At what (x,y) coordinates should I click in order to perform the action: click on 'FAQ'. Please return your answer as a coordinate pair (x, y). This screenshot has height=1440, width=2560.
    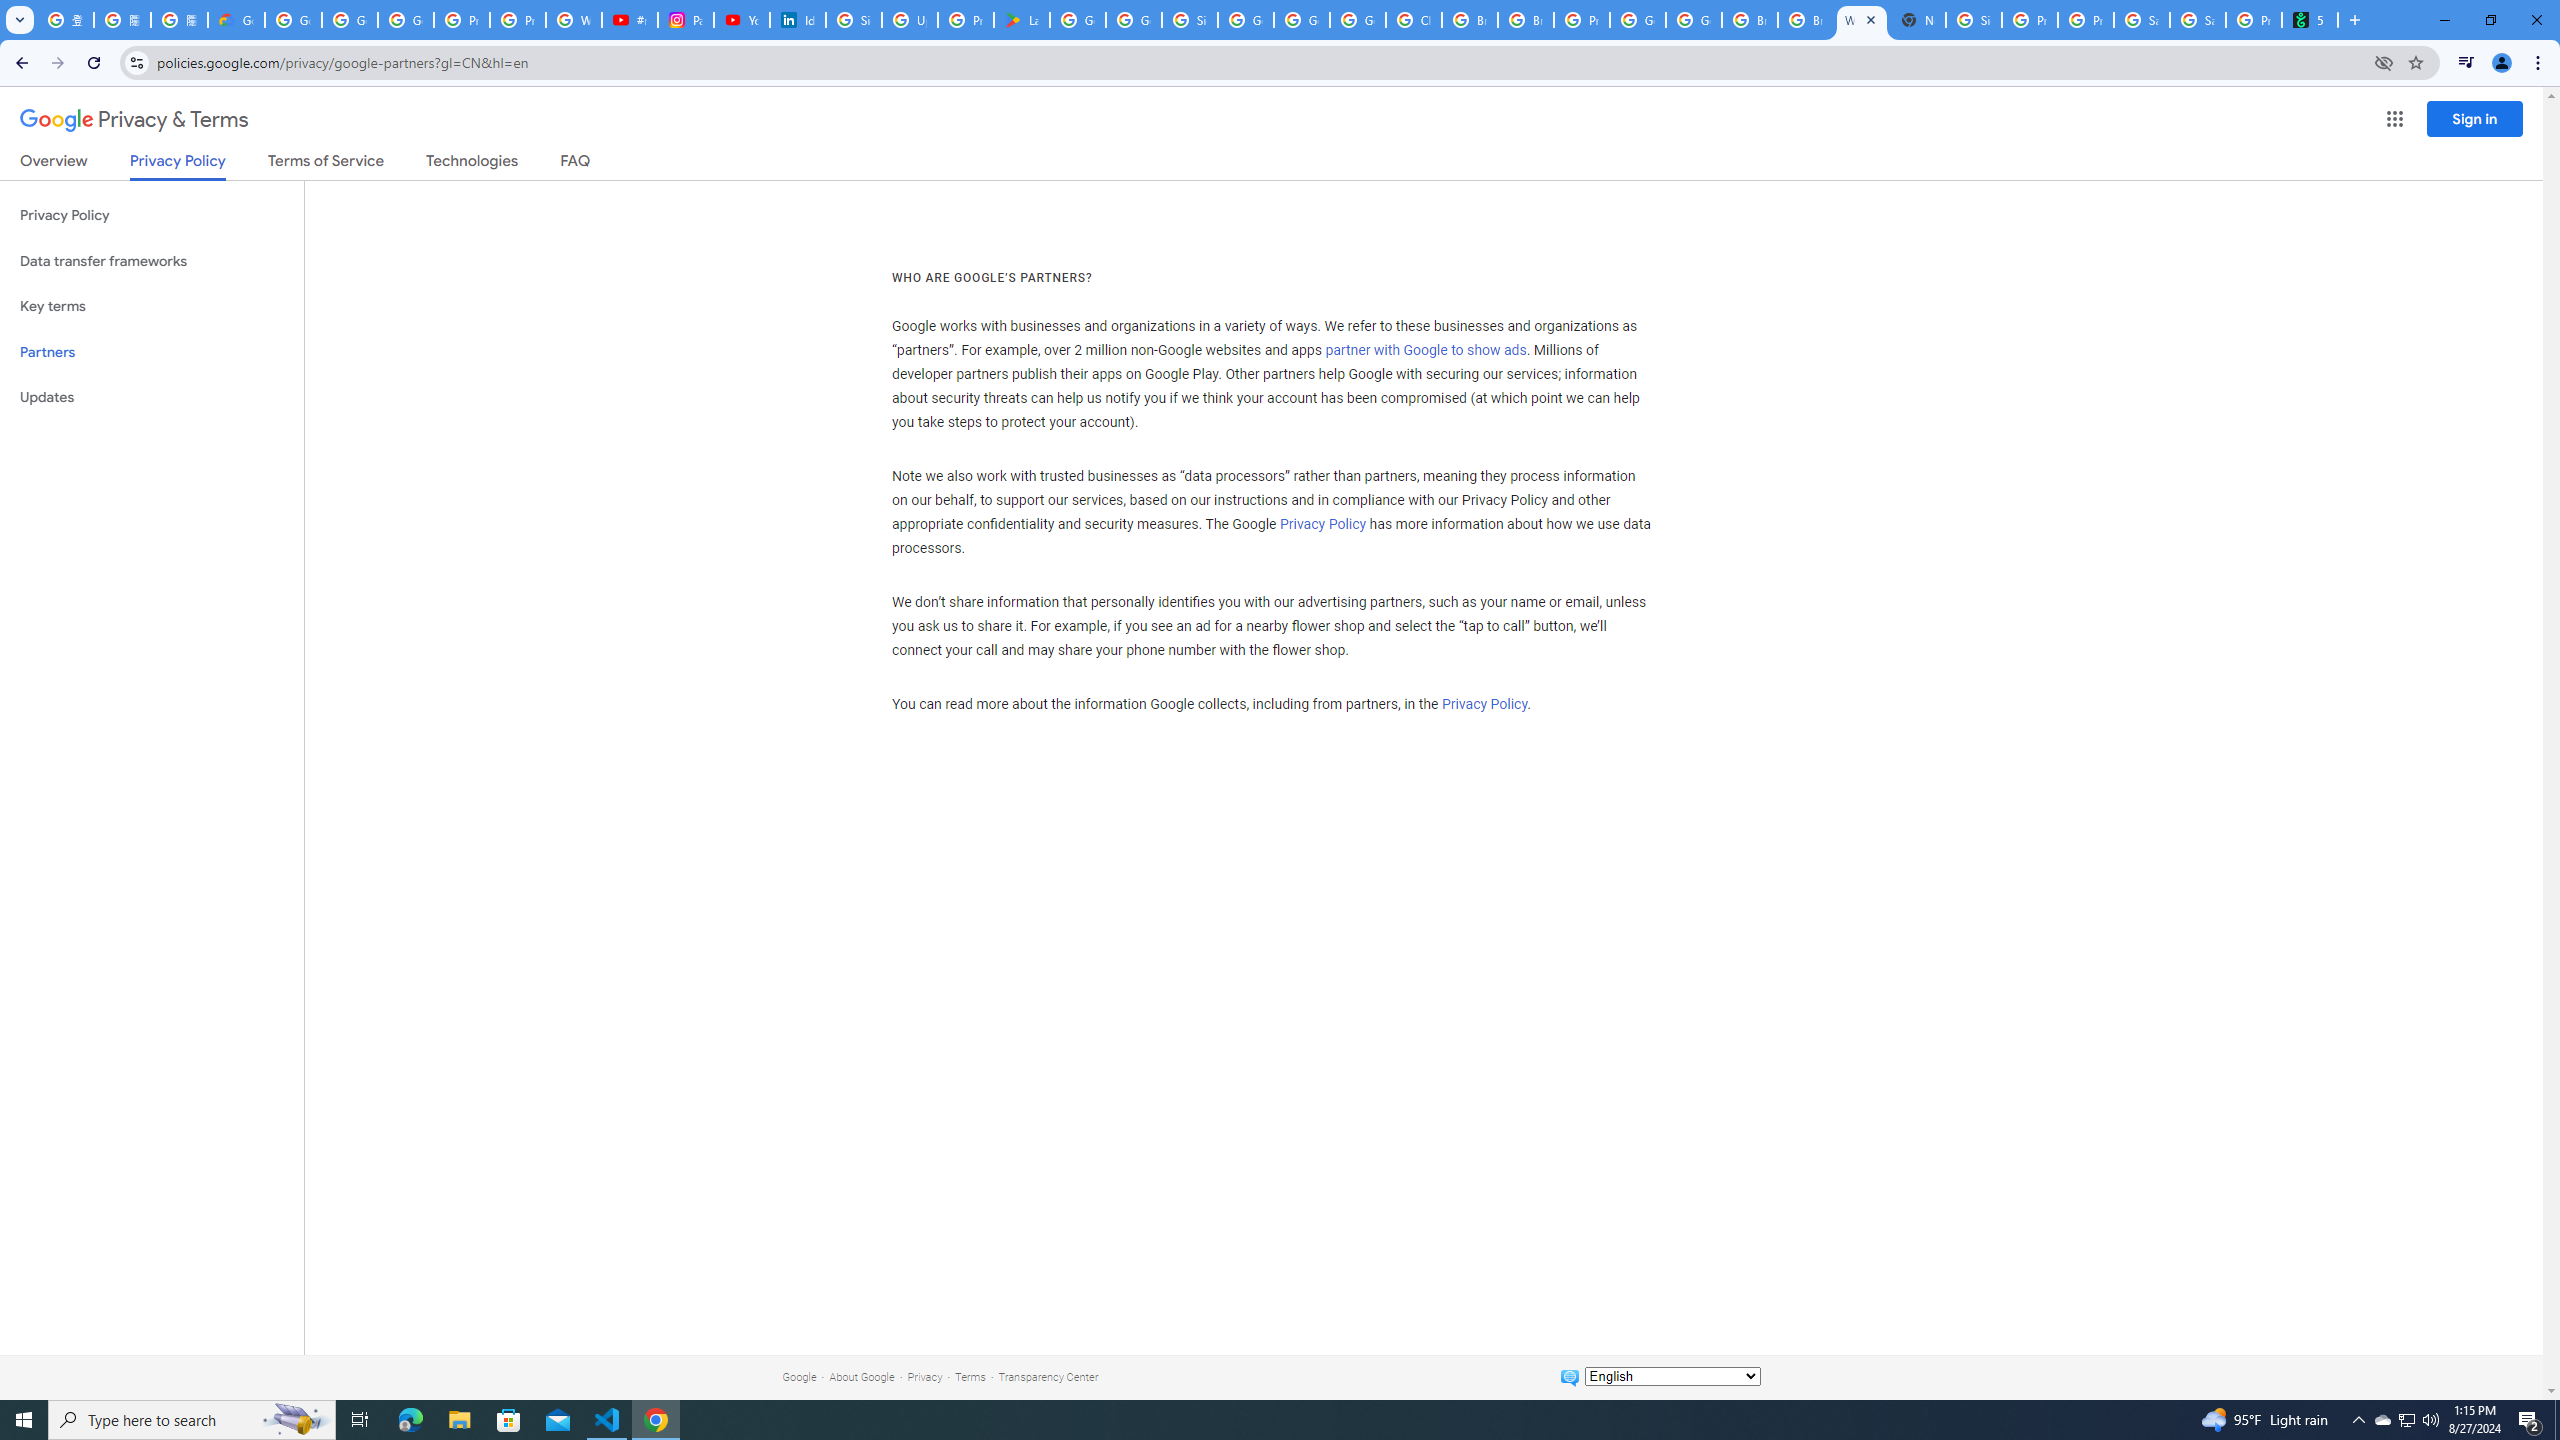
    Looking at the image, I should click on (575, 164).